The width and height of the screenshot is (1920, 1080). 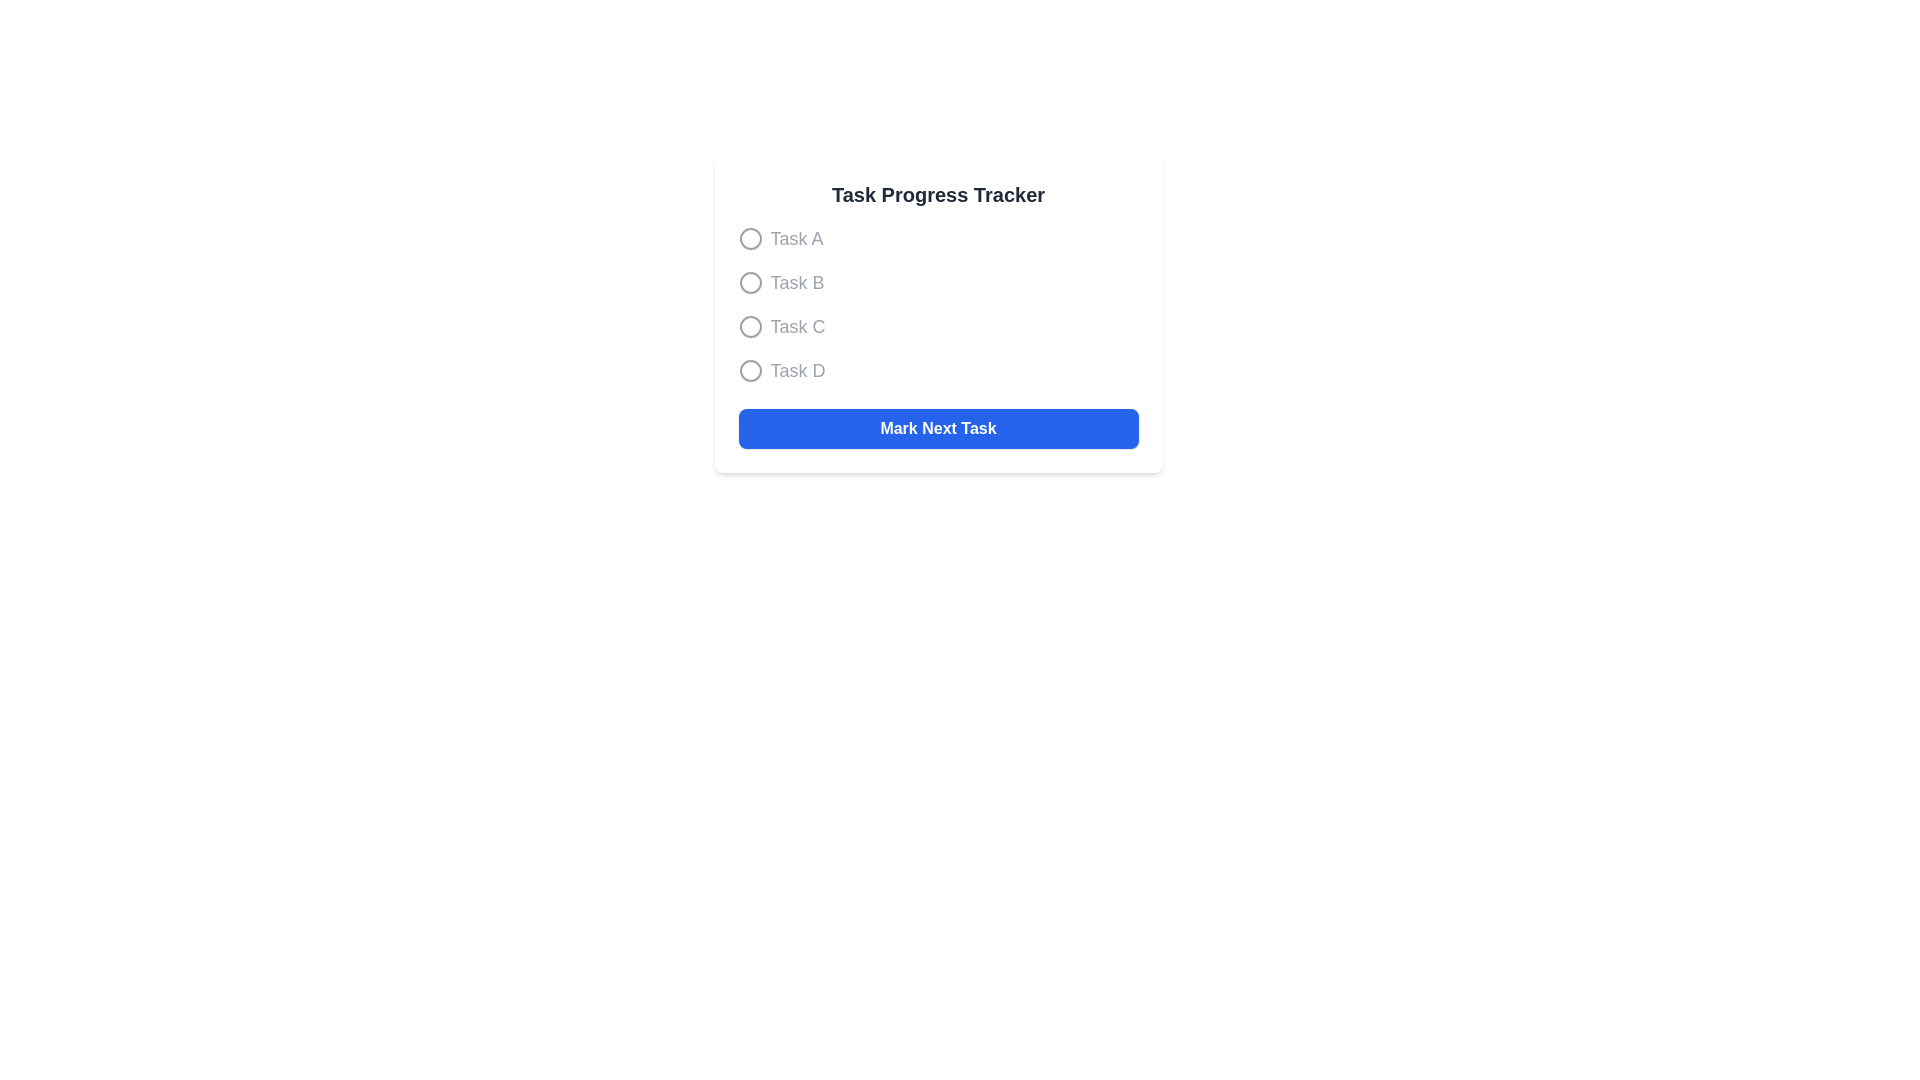 I want to click on the text label 'Task D', which is styled in gray color and is horizontally aligned with a circular icon to its left, located in the bottom part of the vertical list within the 'Task Progress Tracker' form, so click(x=796, y=370).